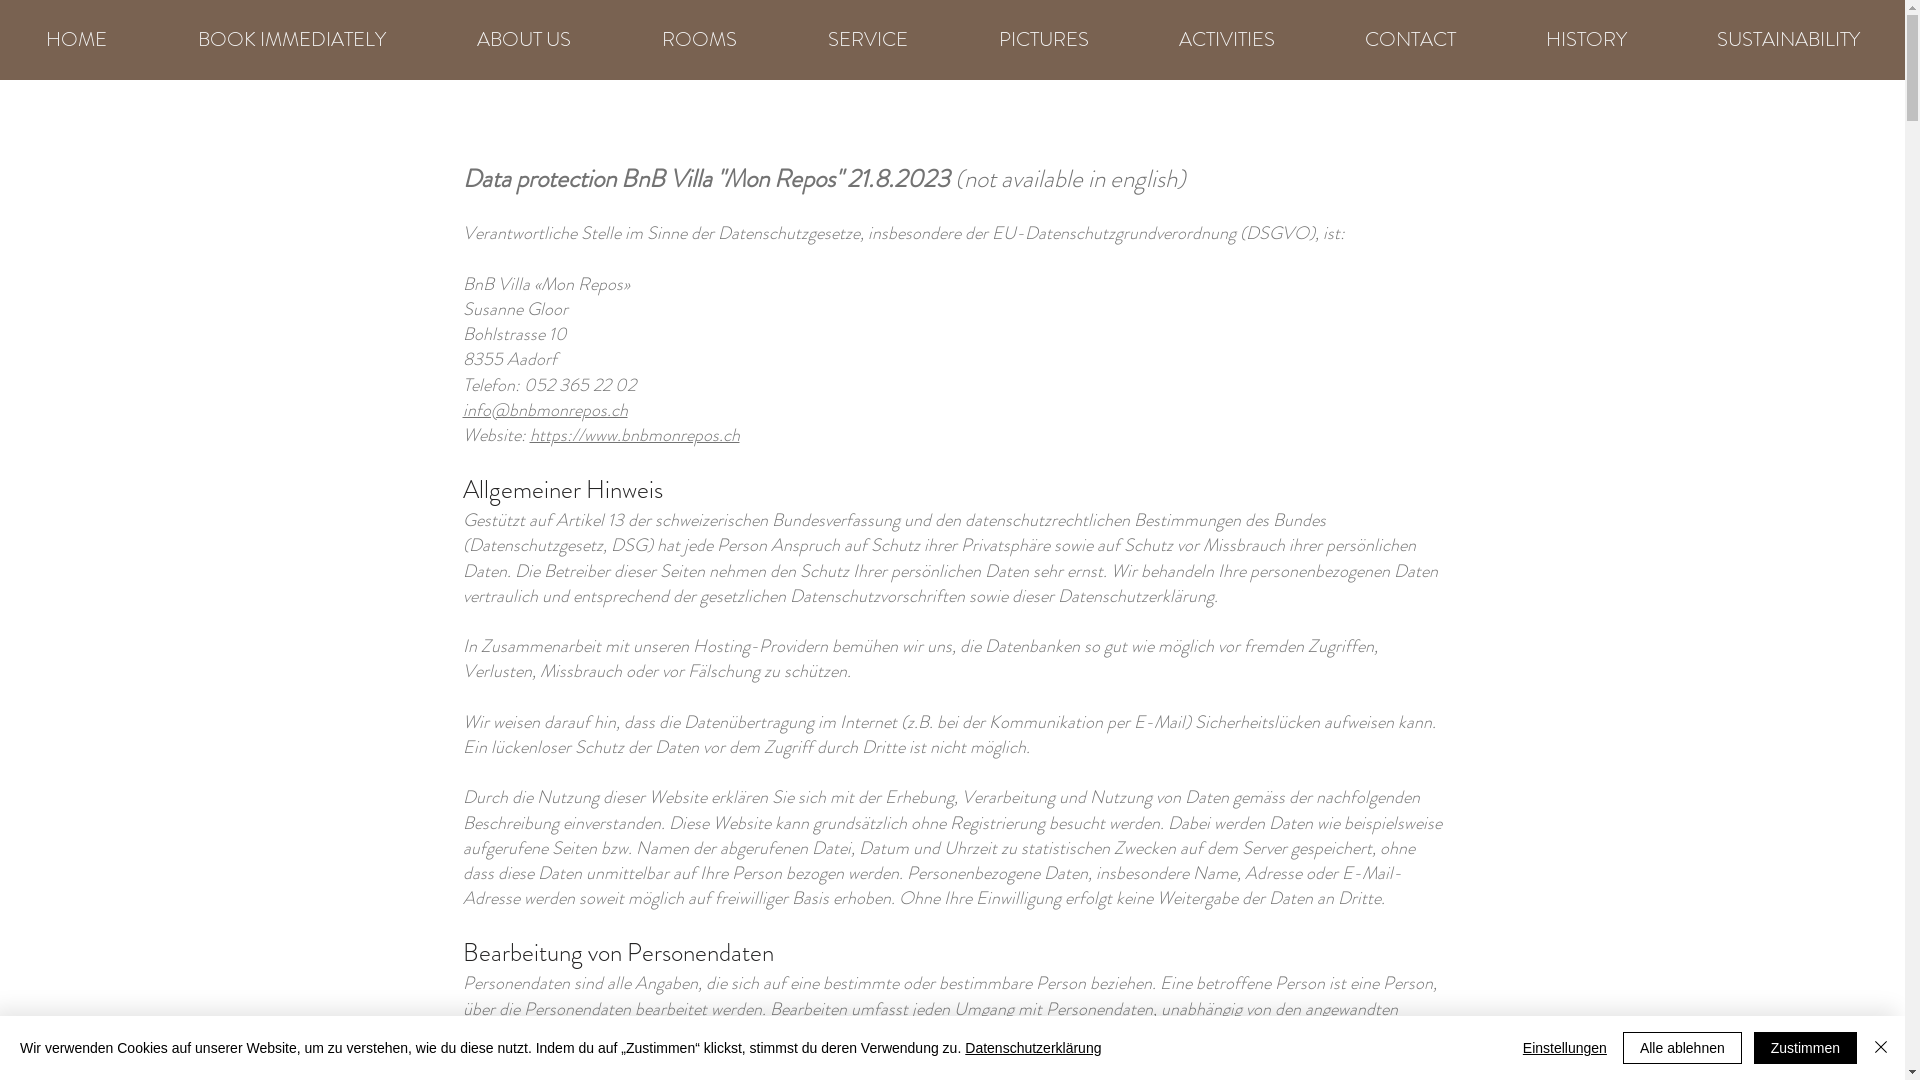 The width and height of the screenshot is (1920, 1080). What do you see at coordinates (633, 434) in the screenshot?
I see `'https://www.bnbmonrepos.ch'` at bounding box center [633, 434].